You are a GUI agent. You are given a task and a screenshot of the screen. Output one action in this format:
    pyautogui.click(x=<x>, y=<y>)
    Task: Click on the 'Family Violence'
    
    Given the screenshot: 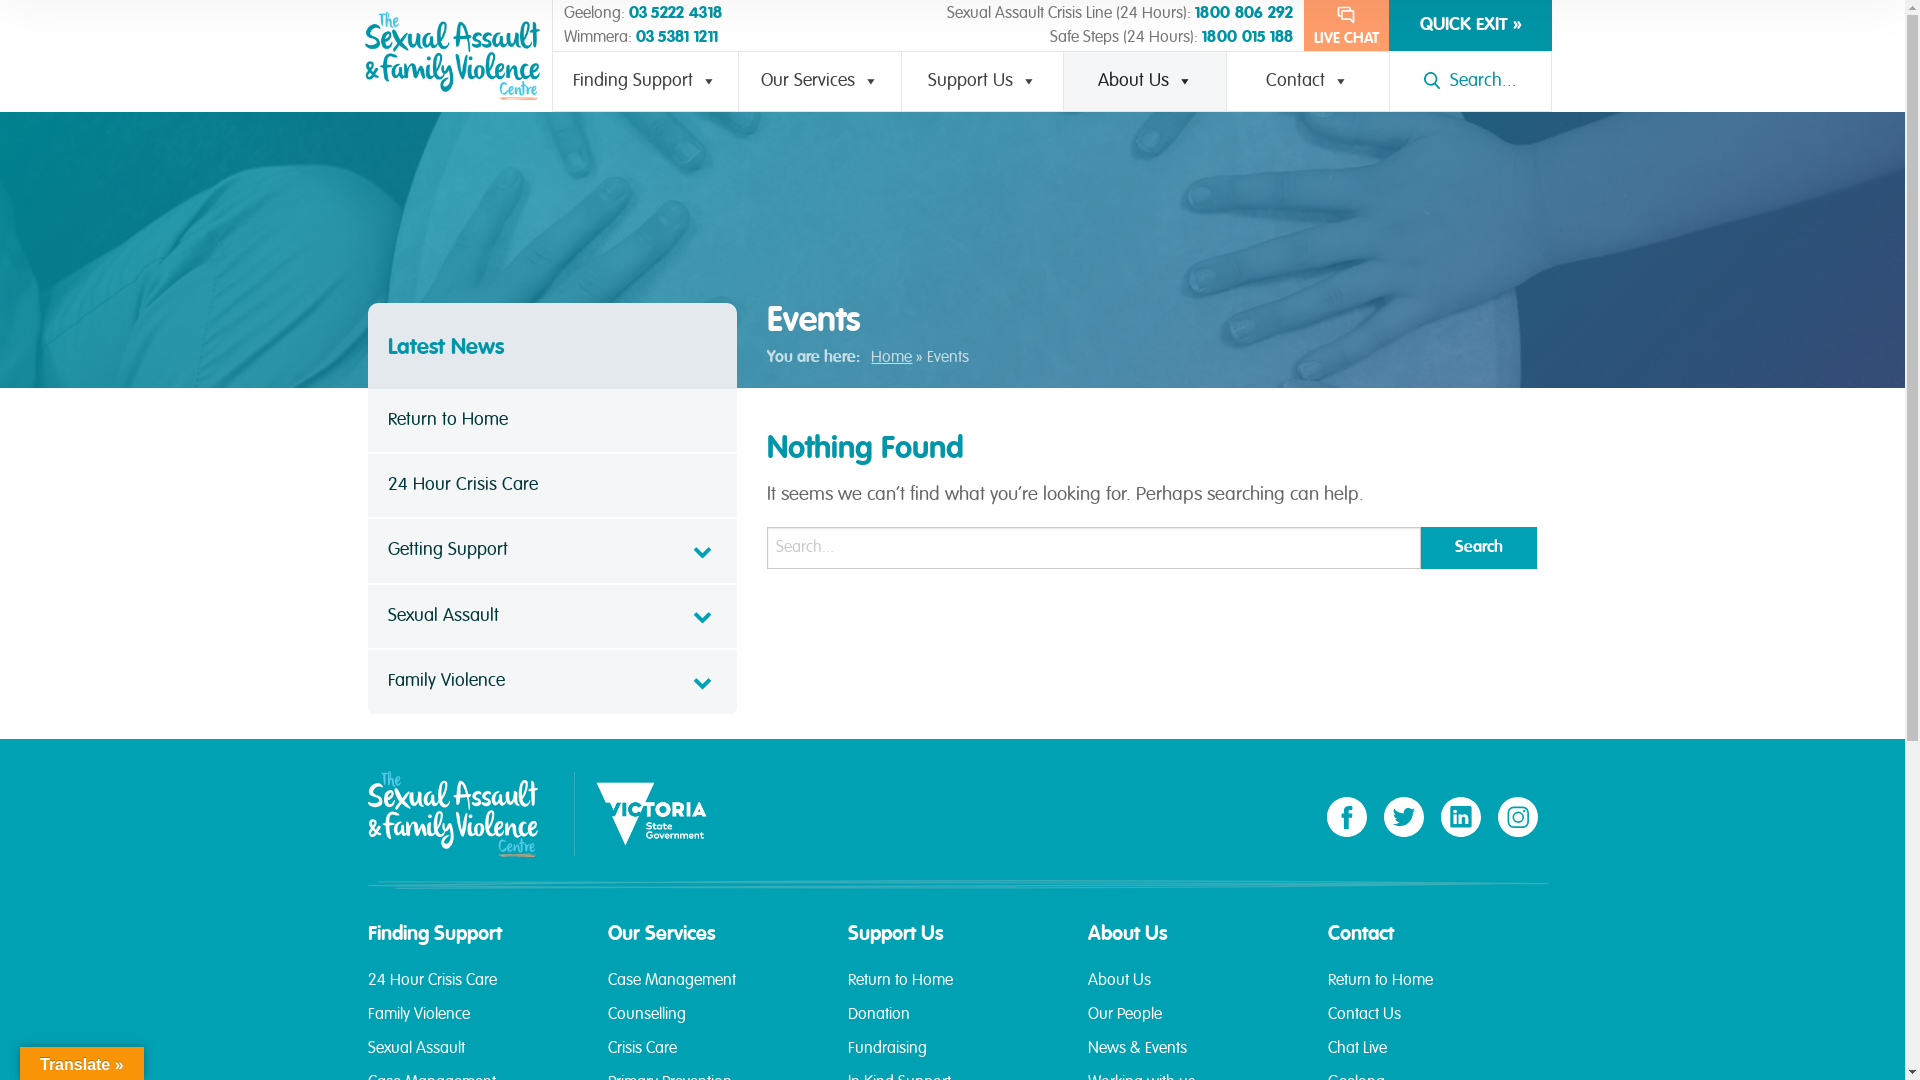 What is the action you would take?
    pyautogui.click(x=472, y=1023)
    